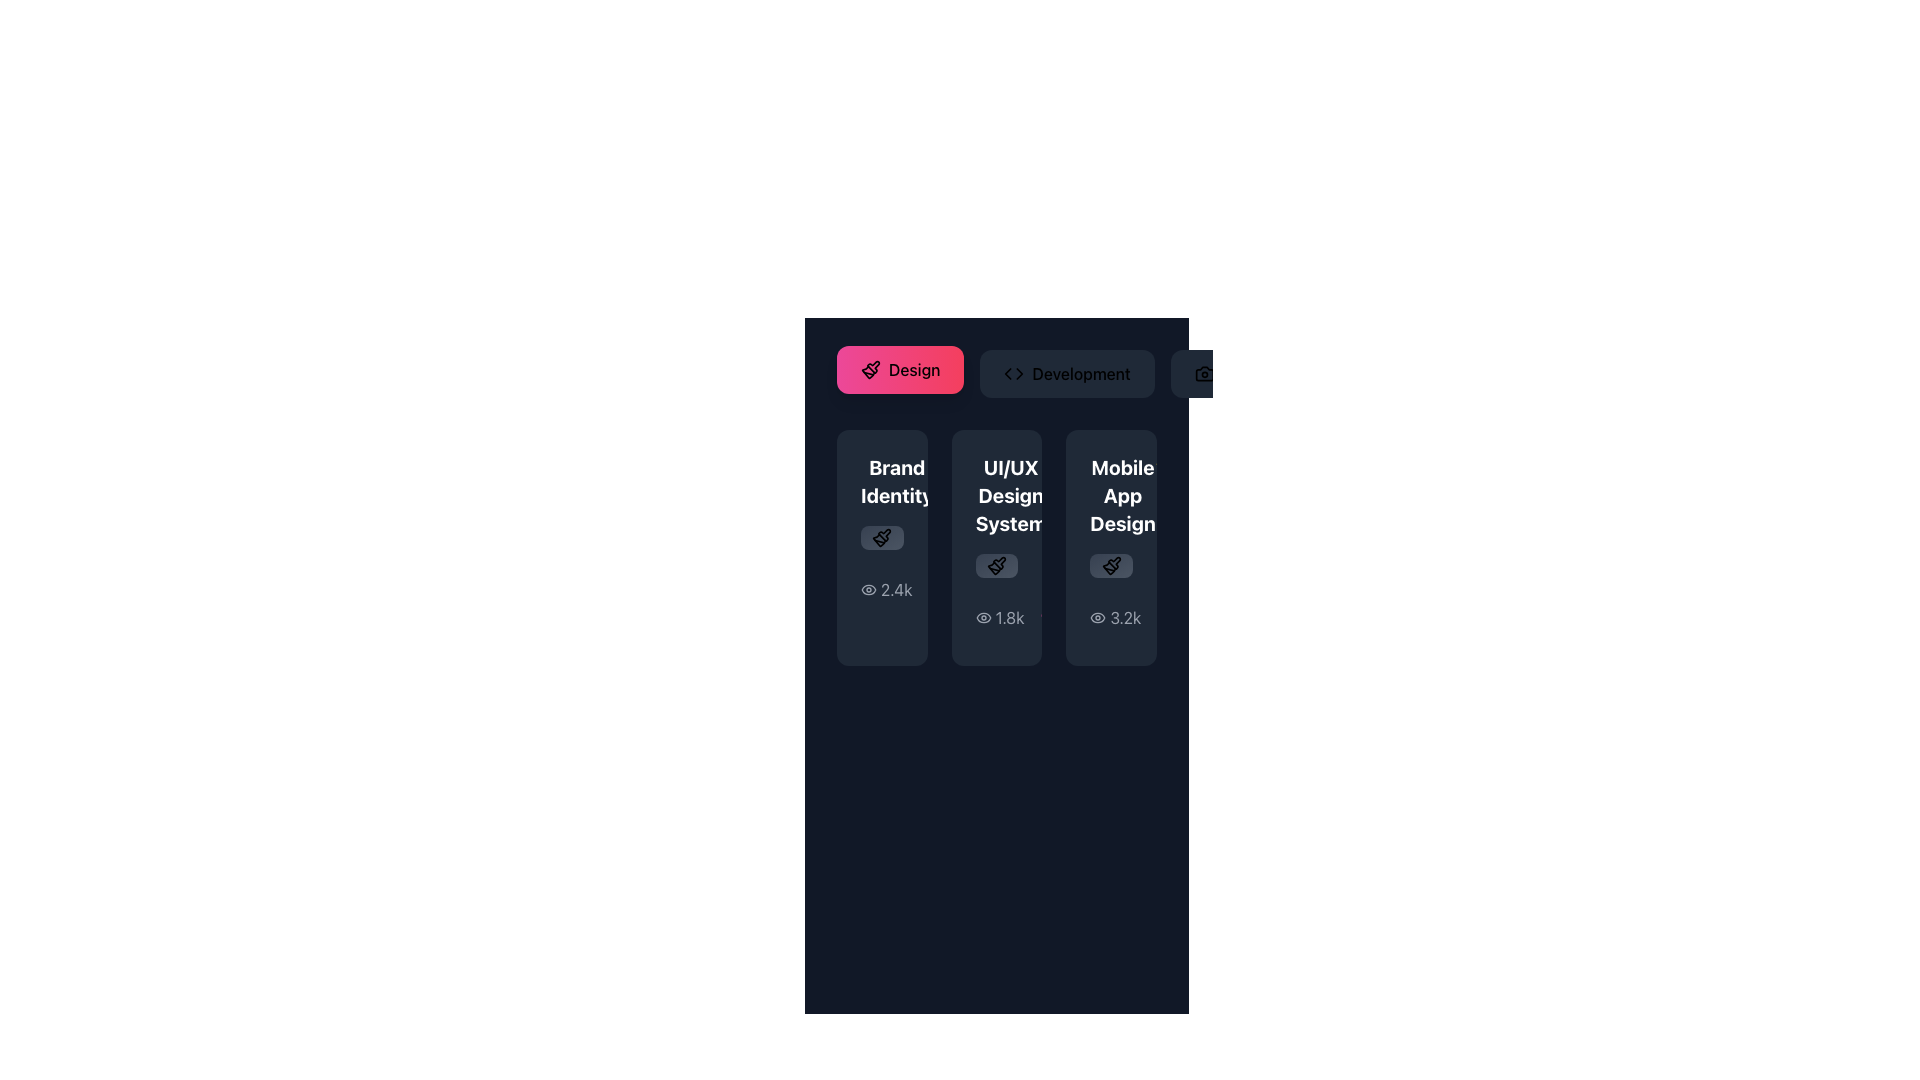  What do you see at coordinates (899, 370) in the screenshot?
I see `the first button in the horizontal navigation bar` at bounding box center [899, 370].